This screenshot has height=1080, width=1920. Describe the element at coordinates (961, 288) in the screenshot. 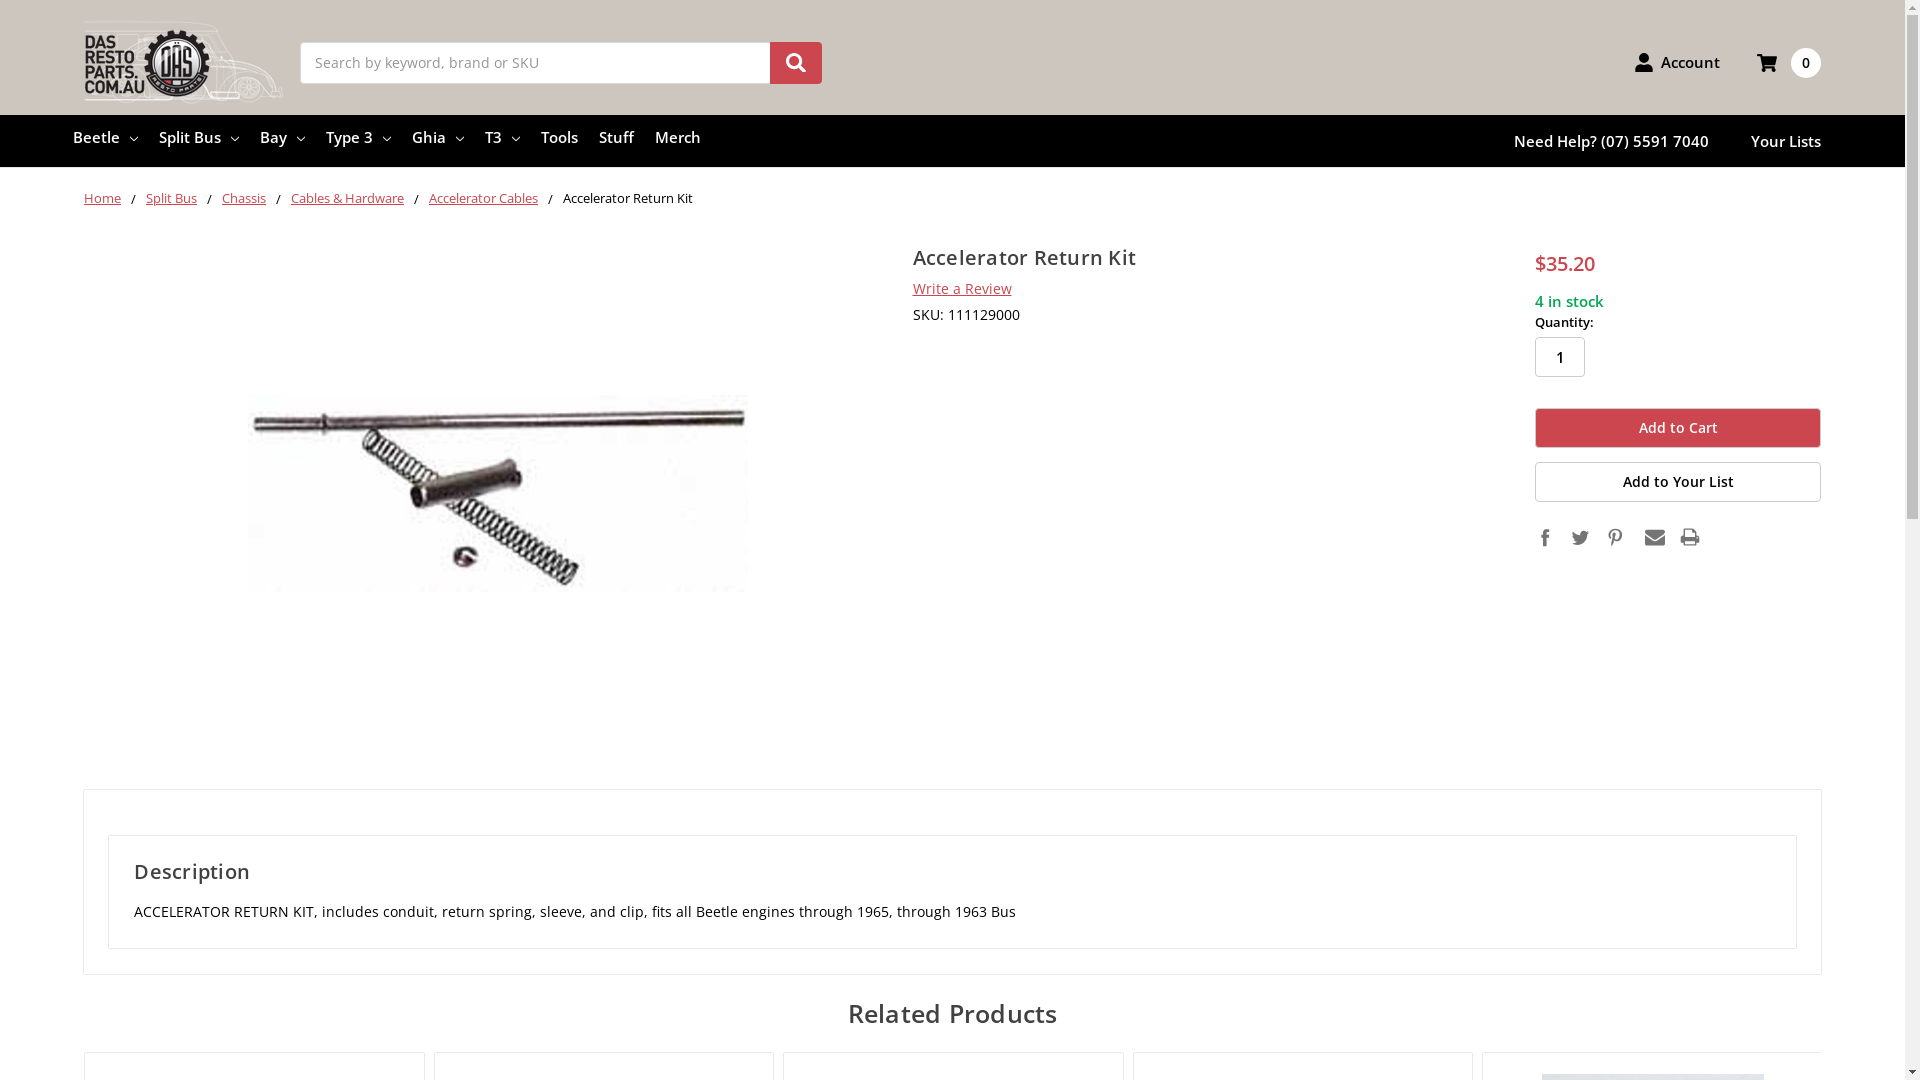

I see `'Write a Review'` at that location.